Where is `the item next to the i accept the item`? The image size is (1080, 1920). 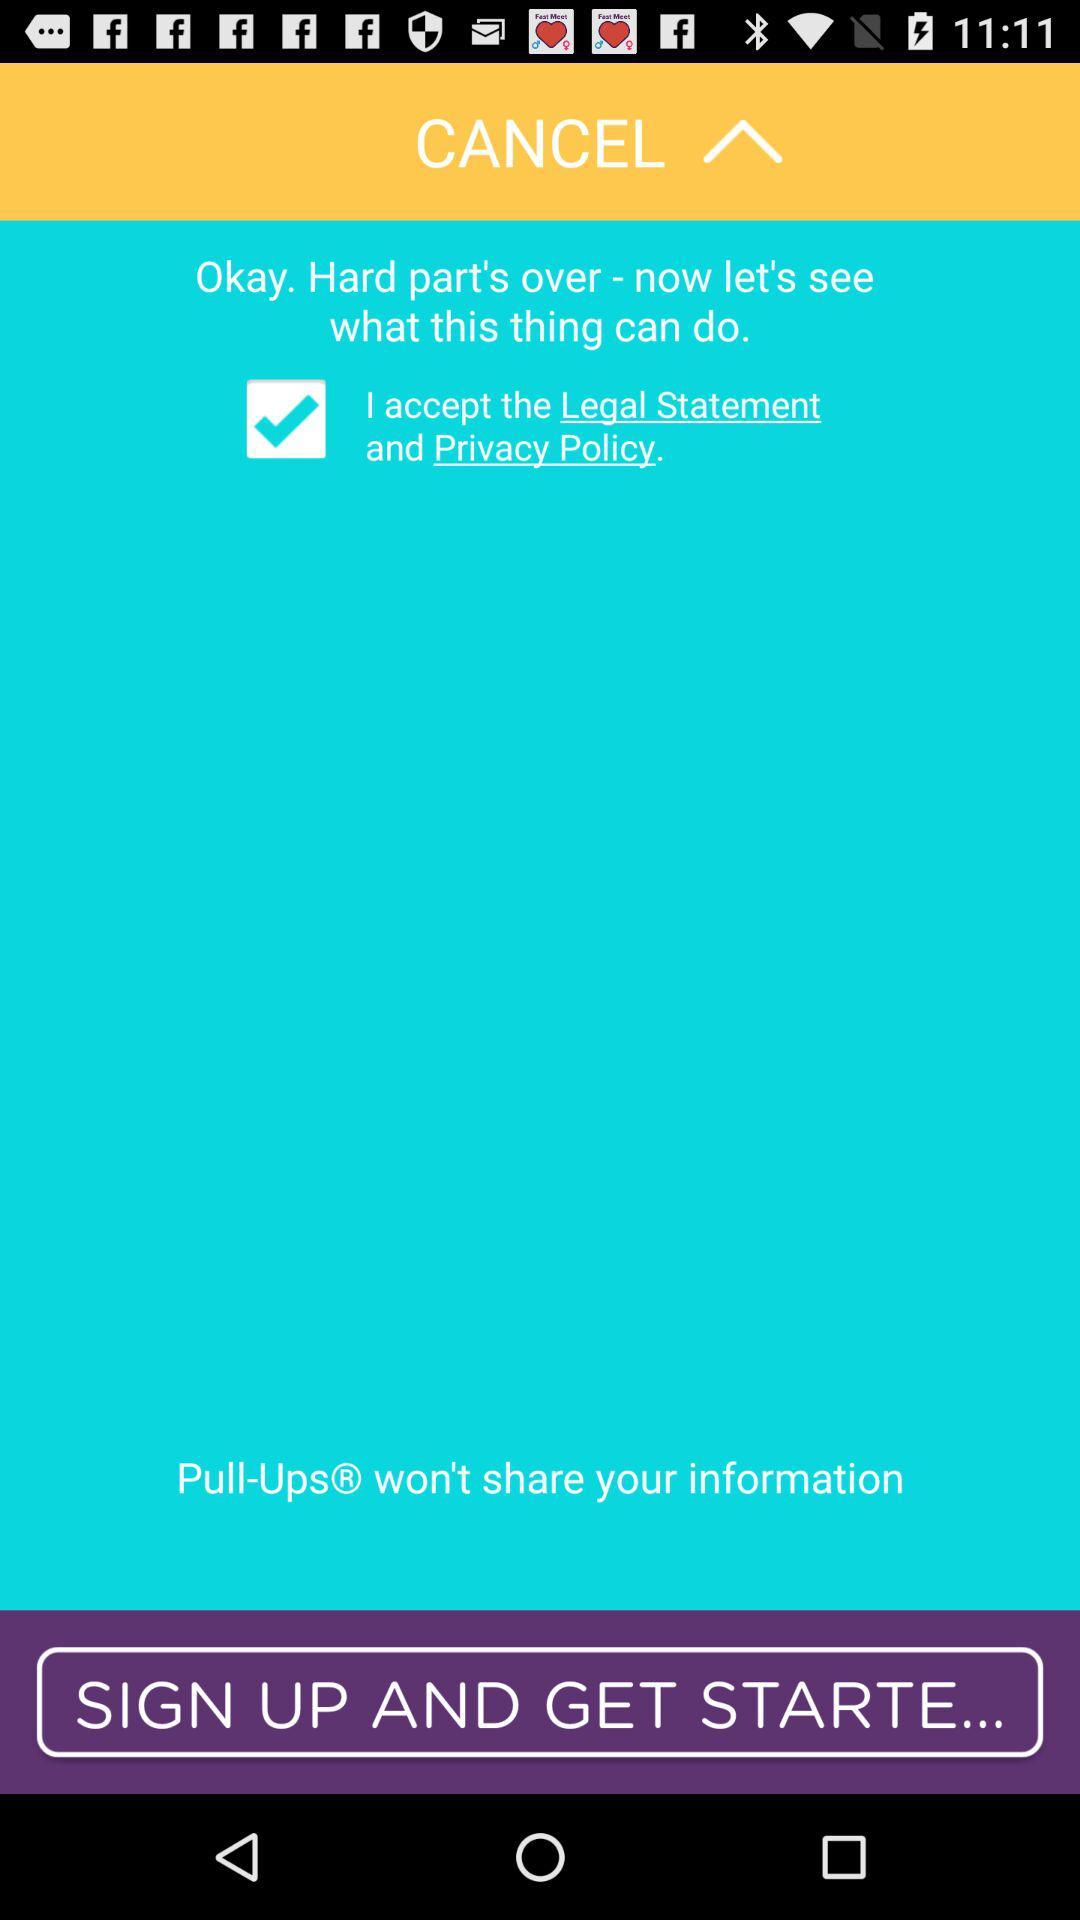
the item next to the i accept the item is located at coordinates (286, 417).